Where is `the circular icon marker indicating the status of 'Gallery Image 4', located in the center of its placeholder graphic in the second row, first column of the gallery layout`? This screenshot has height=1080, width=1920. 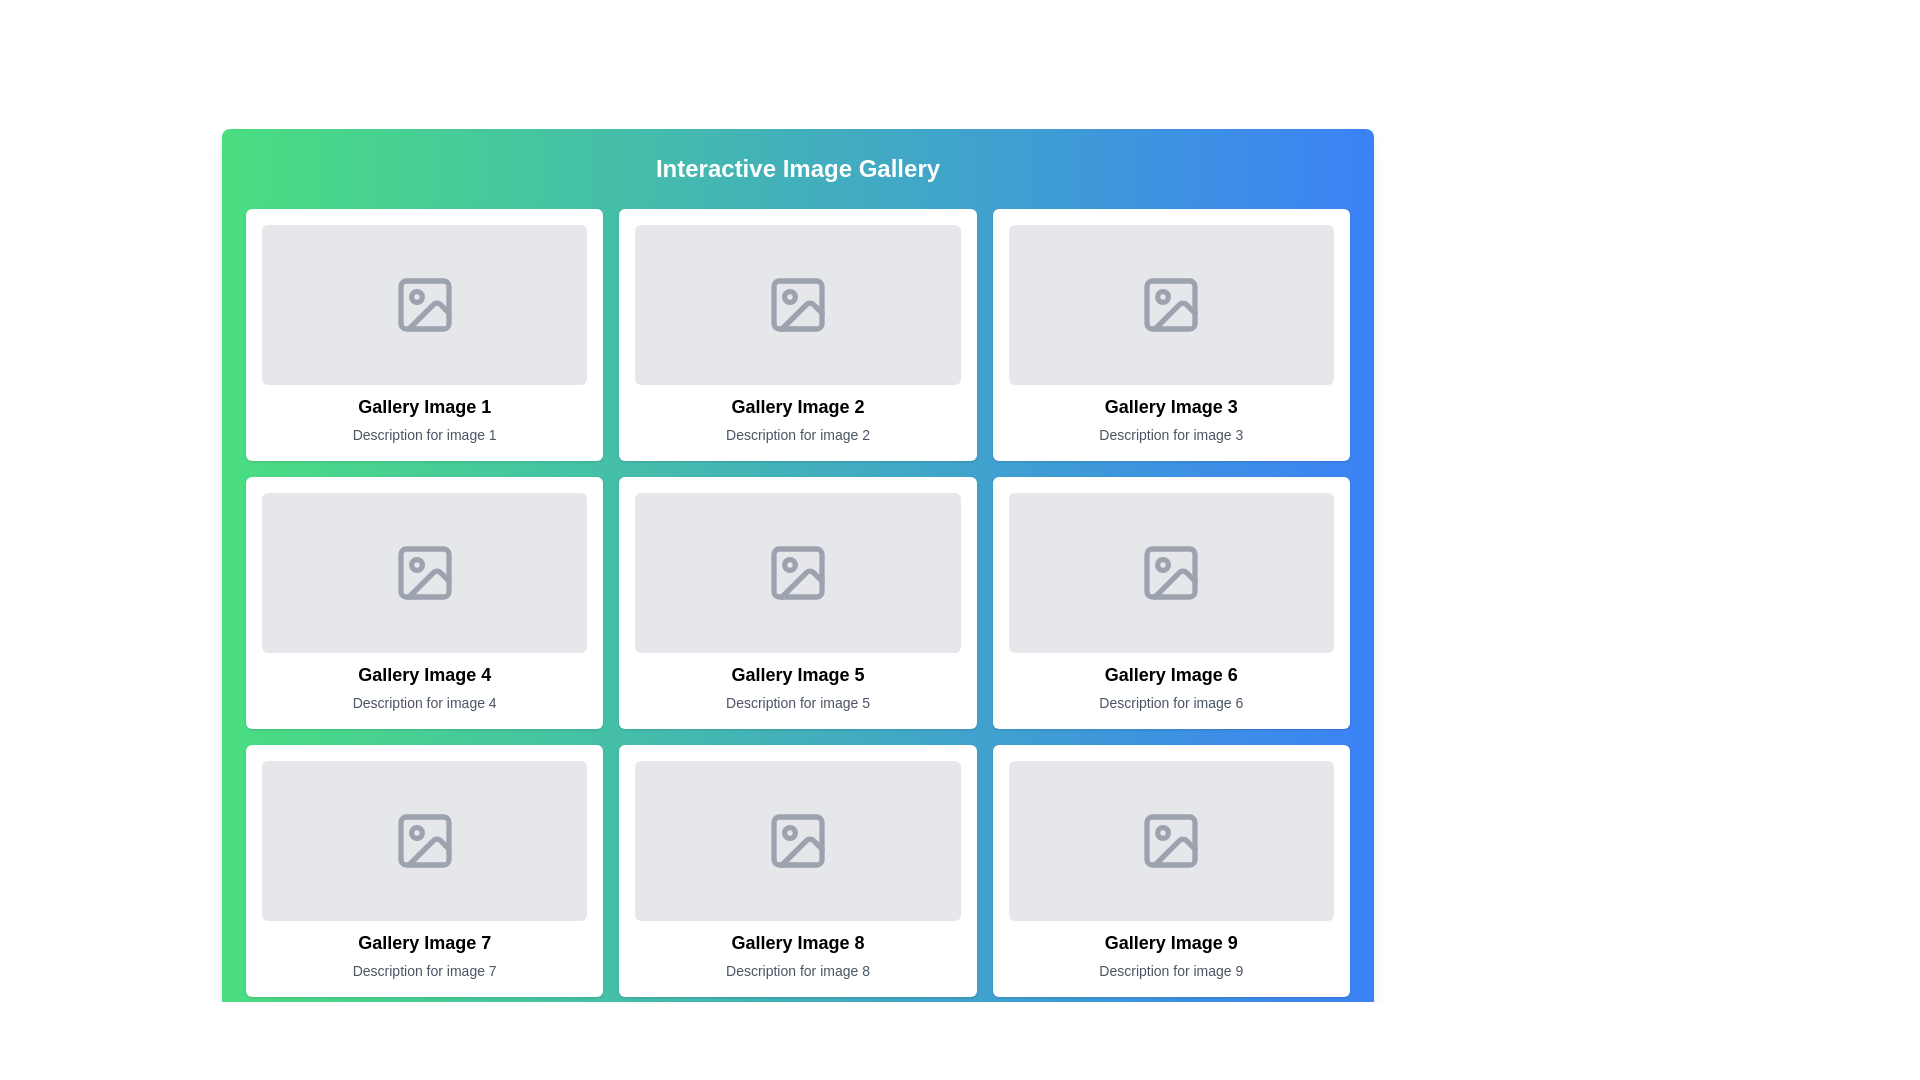 the circular icon marker indicating the status of 'Gallery Image 4', located in the center of its placeholder graphic in the second row, first column of the gallery layout is located at coordinates (415, 564).